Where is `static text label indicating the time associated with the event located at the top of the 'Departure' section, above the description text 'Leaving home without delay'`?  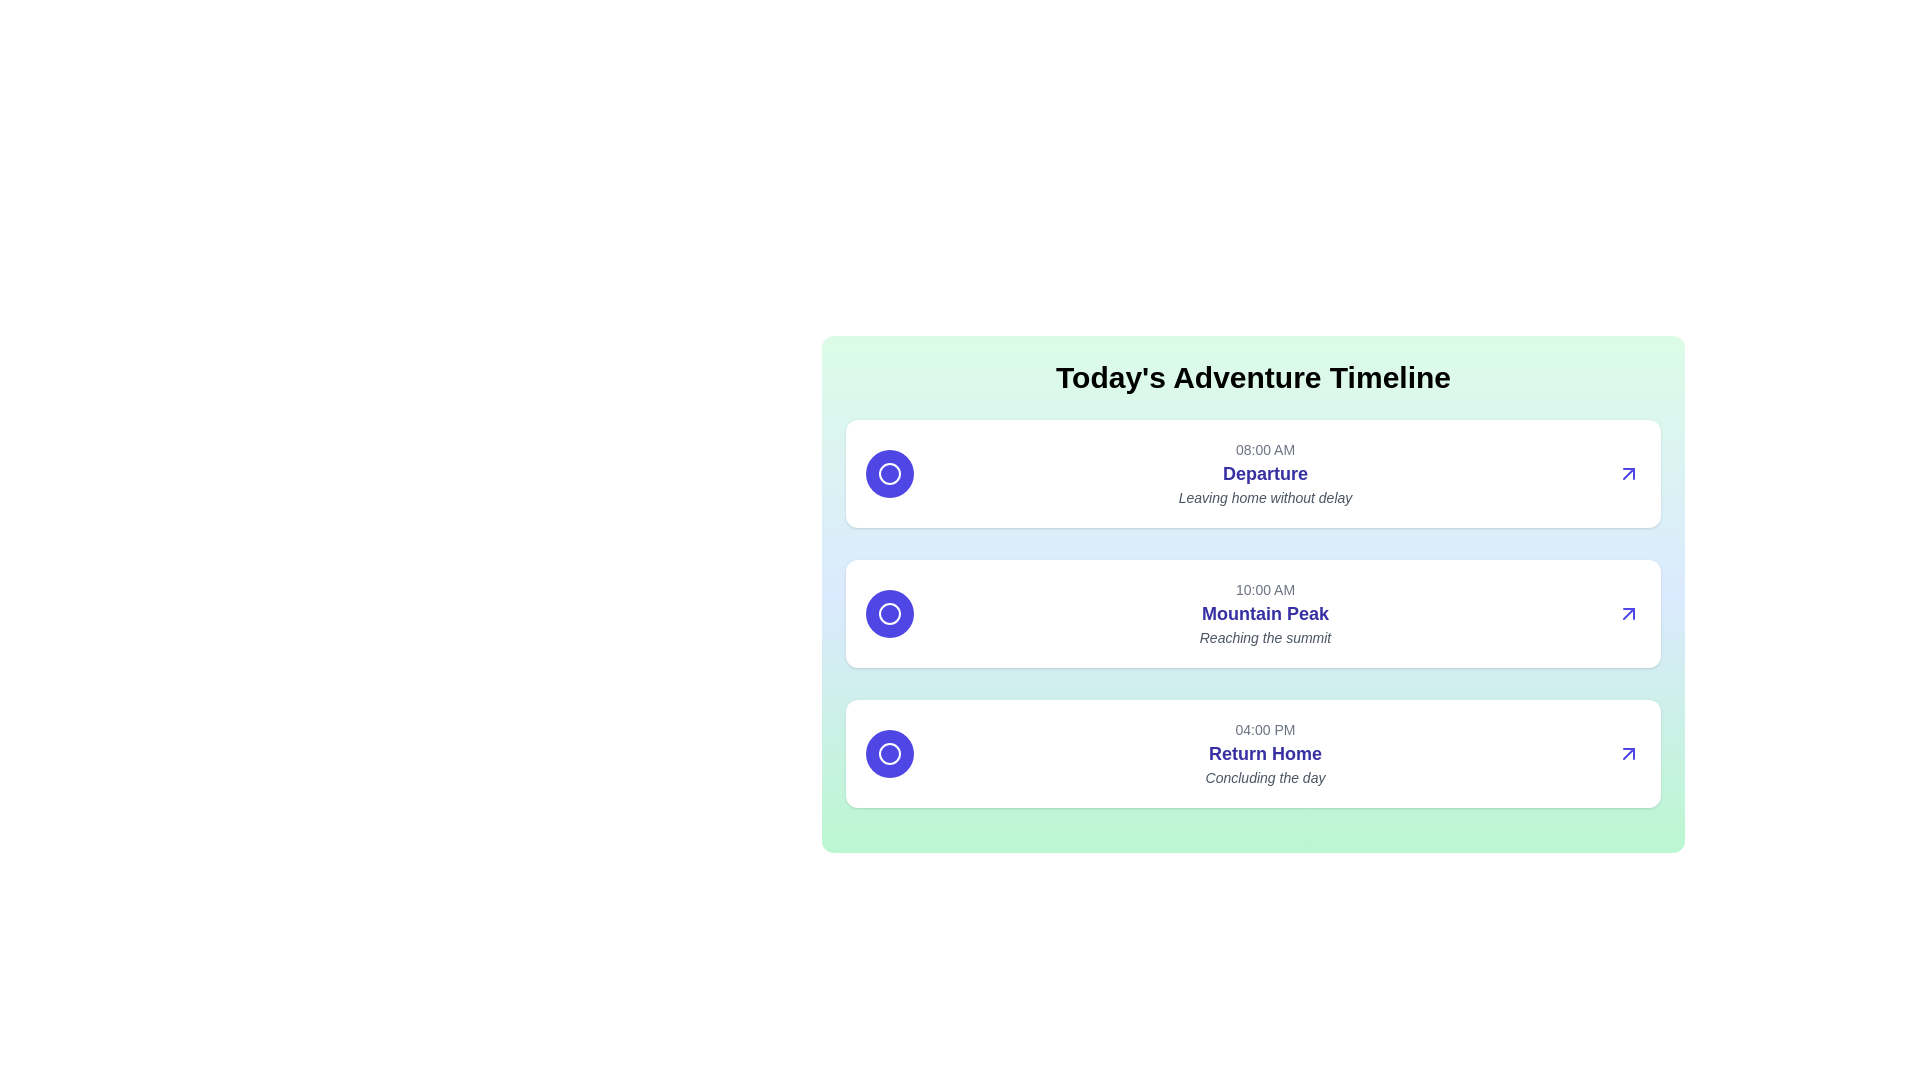 static text label indicating the time associated with the event located at the top of the 'Departure' section, above the description text 'Leaving home without delay' is located at coordinates (1264, 450).